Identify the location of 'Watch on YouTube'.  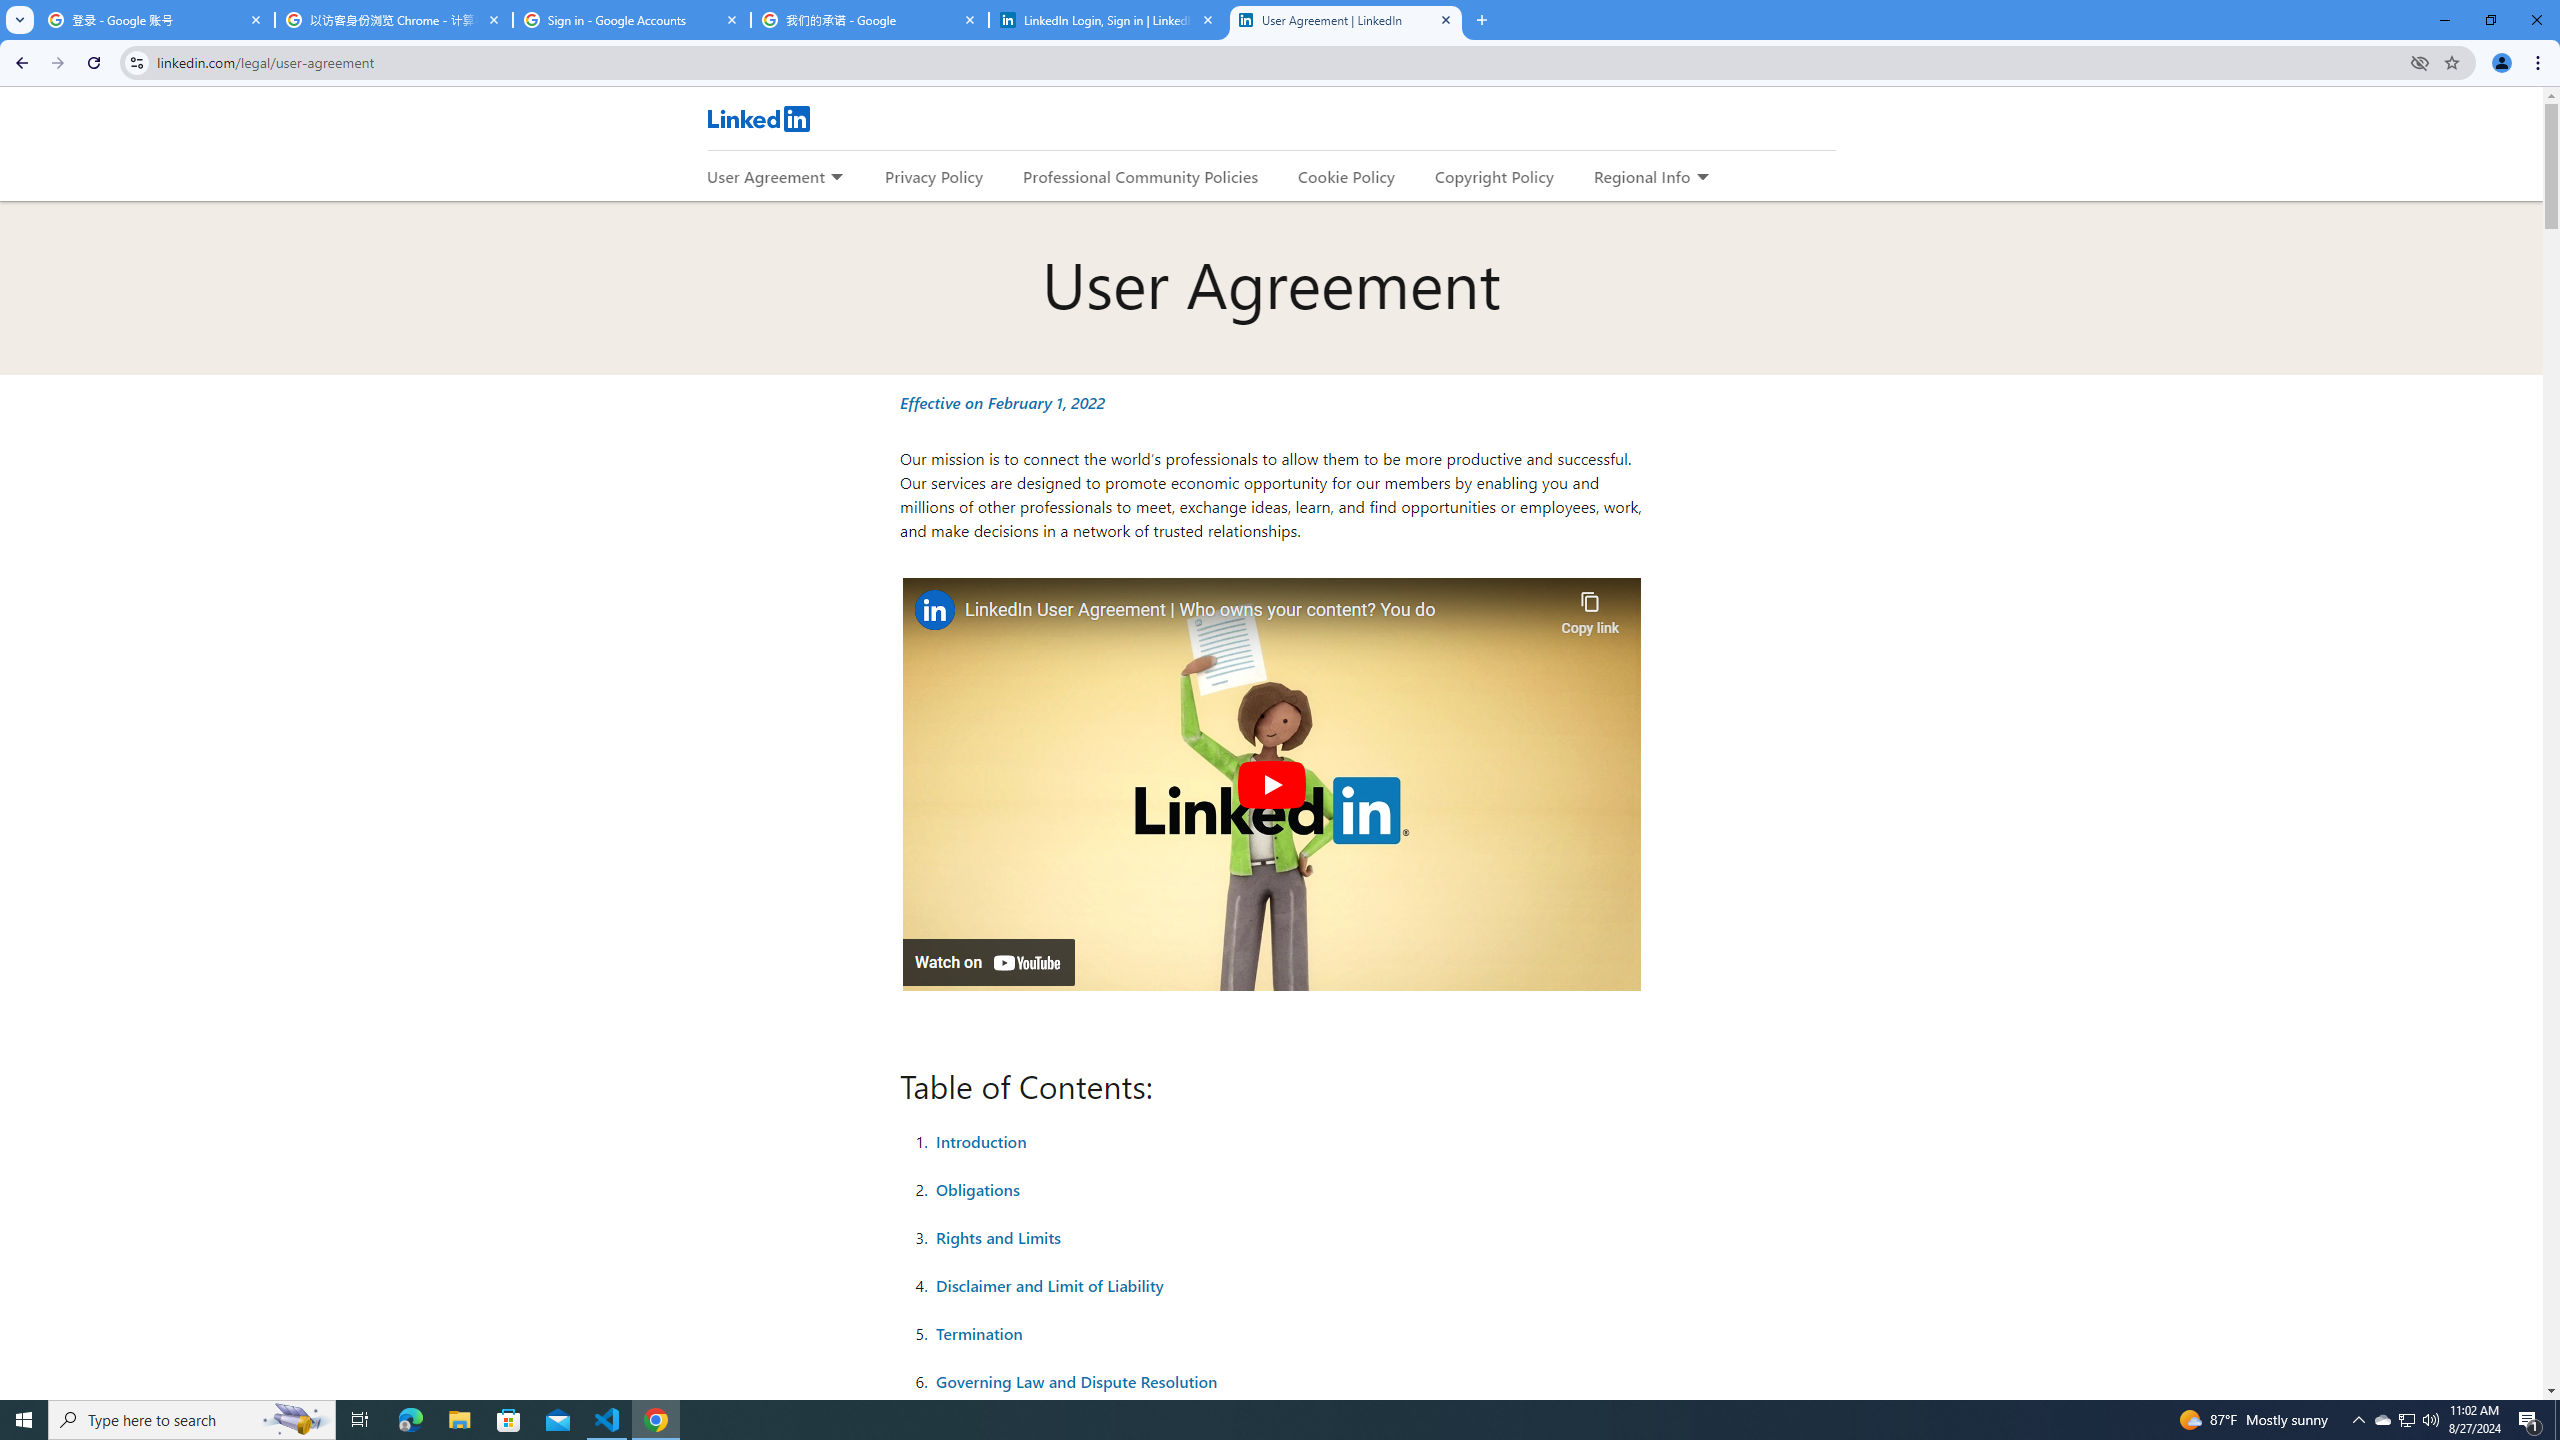
(987, 961).